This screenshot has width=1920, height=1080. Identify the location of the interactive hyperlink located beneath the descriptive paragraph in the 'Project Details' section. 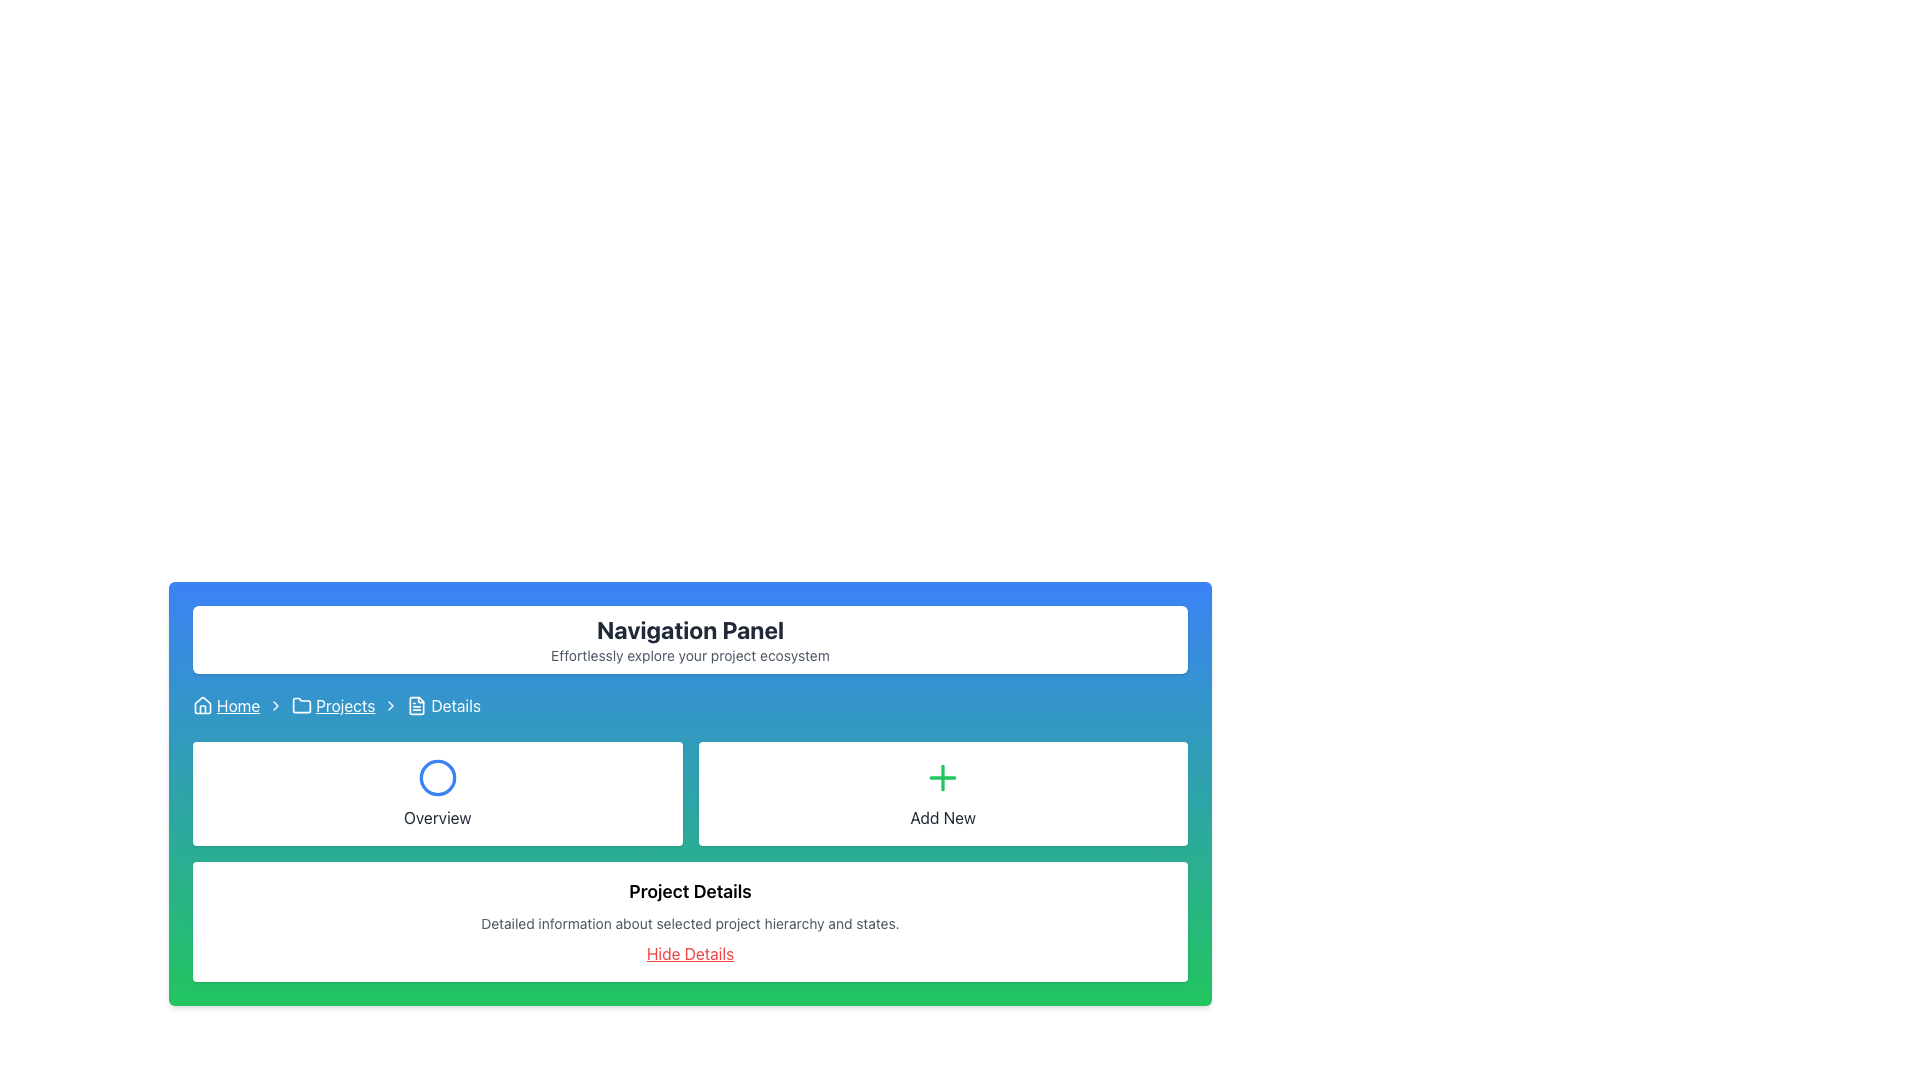
(690, 952).